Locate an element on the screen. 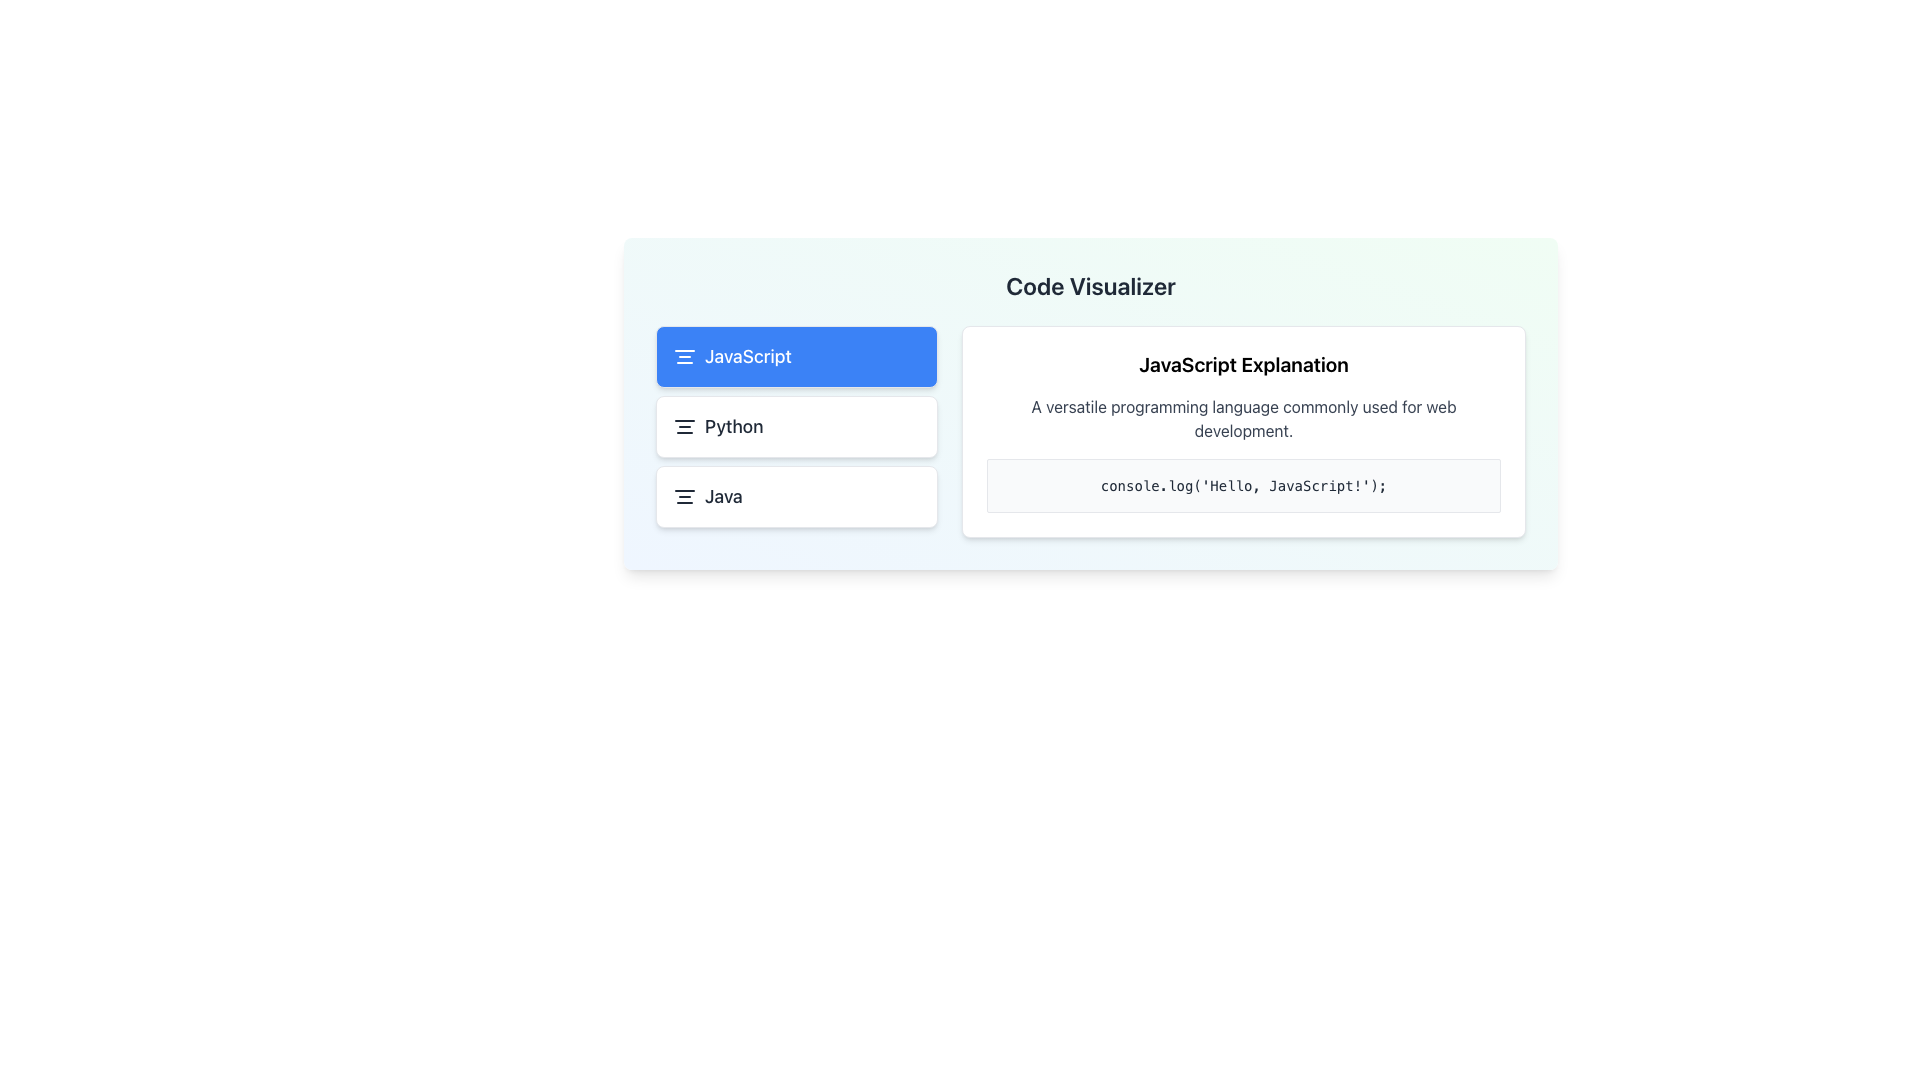 Image resolution: width=1920 pixels, height=1080 pixels. the programming language label with an icon is located at coordinates (795, 356).